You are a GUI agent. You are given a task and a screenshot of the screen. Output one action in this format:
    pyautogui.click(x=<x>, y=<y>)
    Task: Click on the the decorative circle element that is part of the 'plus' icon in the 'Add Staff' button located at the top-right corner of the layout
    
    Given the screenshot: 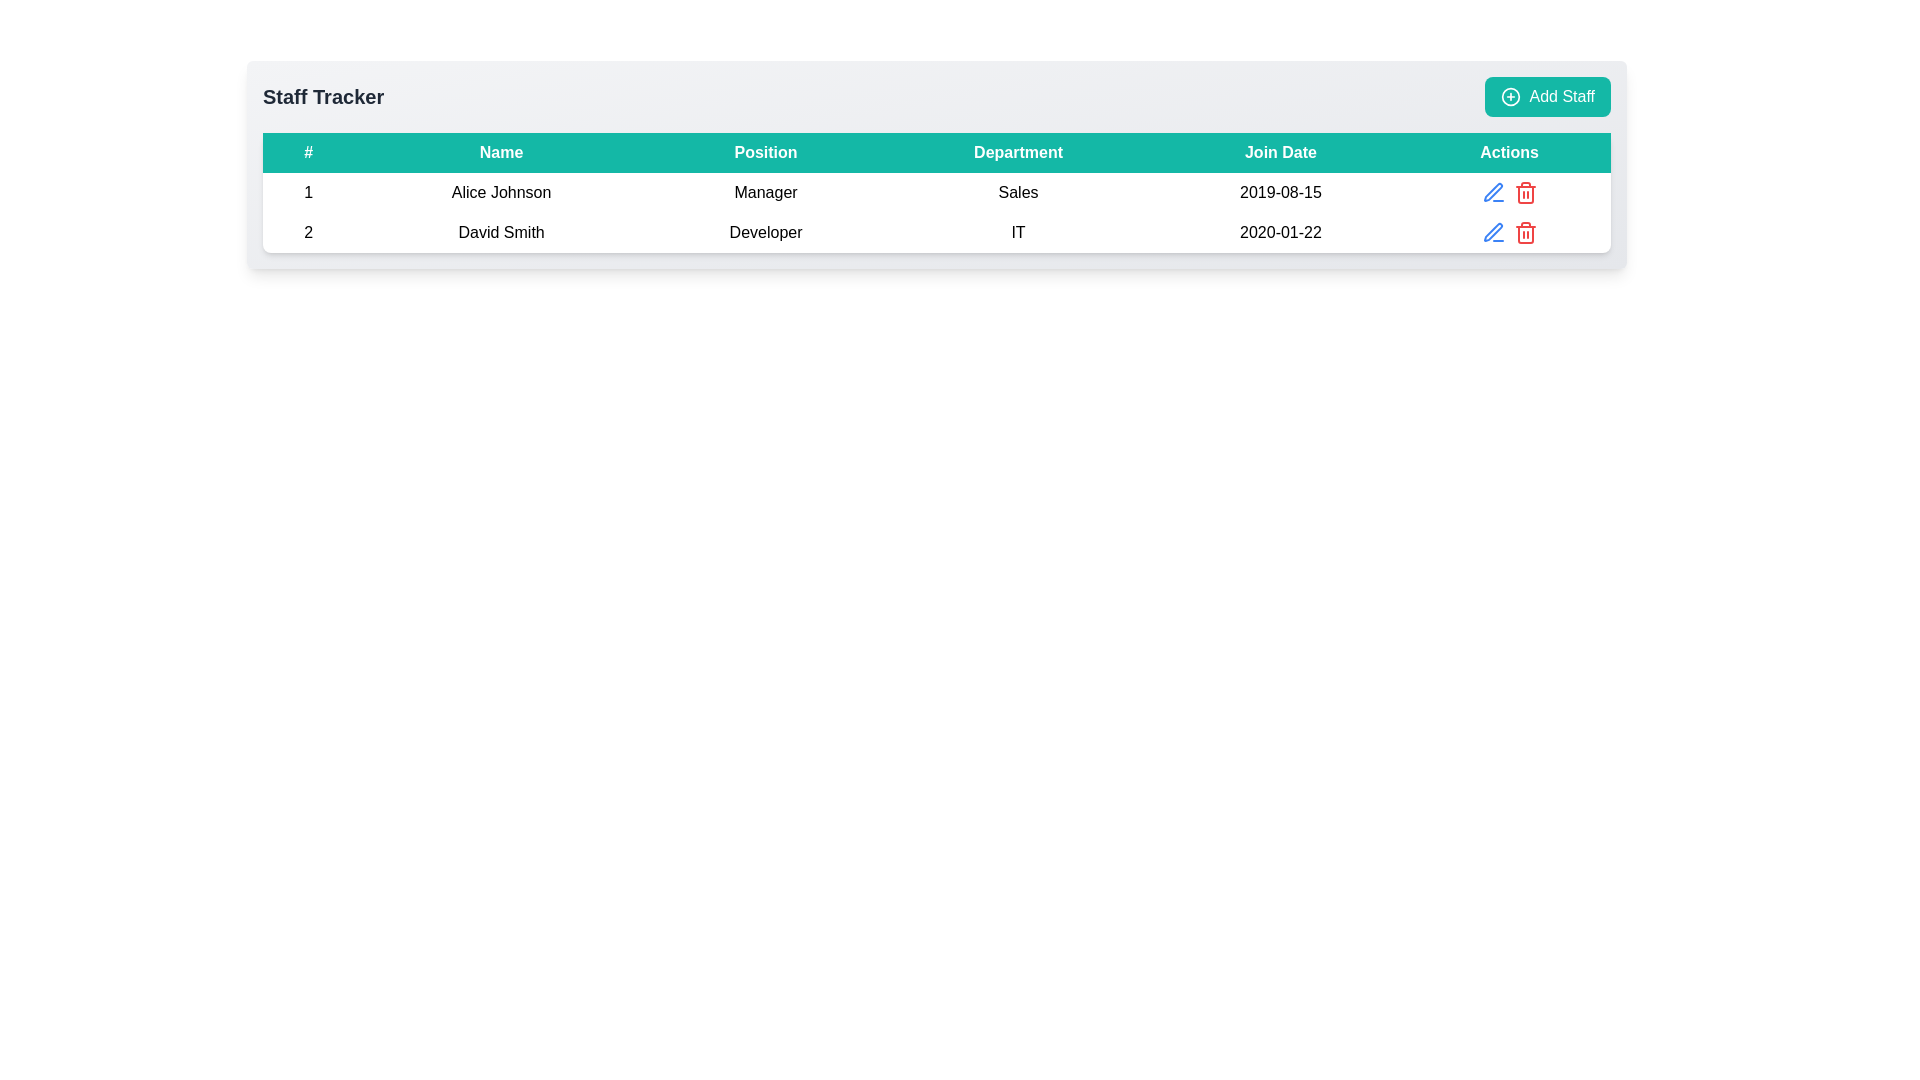 What is the action you would take?
    pyautogui.click(x=1511, y=96)
    